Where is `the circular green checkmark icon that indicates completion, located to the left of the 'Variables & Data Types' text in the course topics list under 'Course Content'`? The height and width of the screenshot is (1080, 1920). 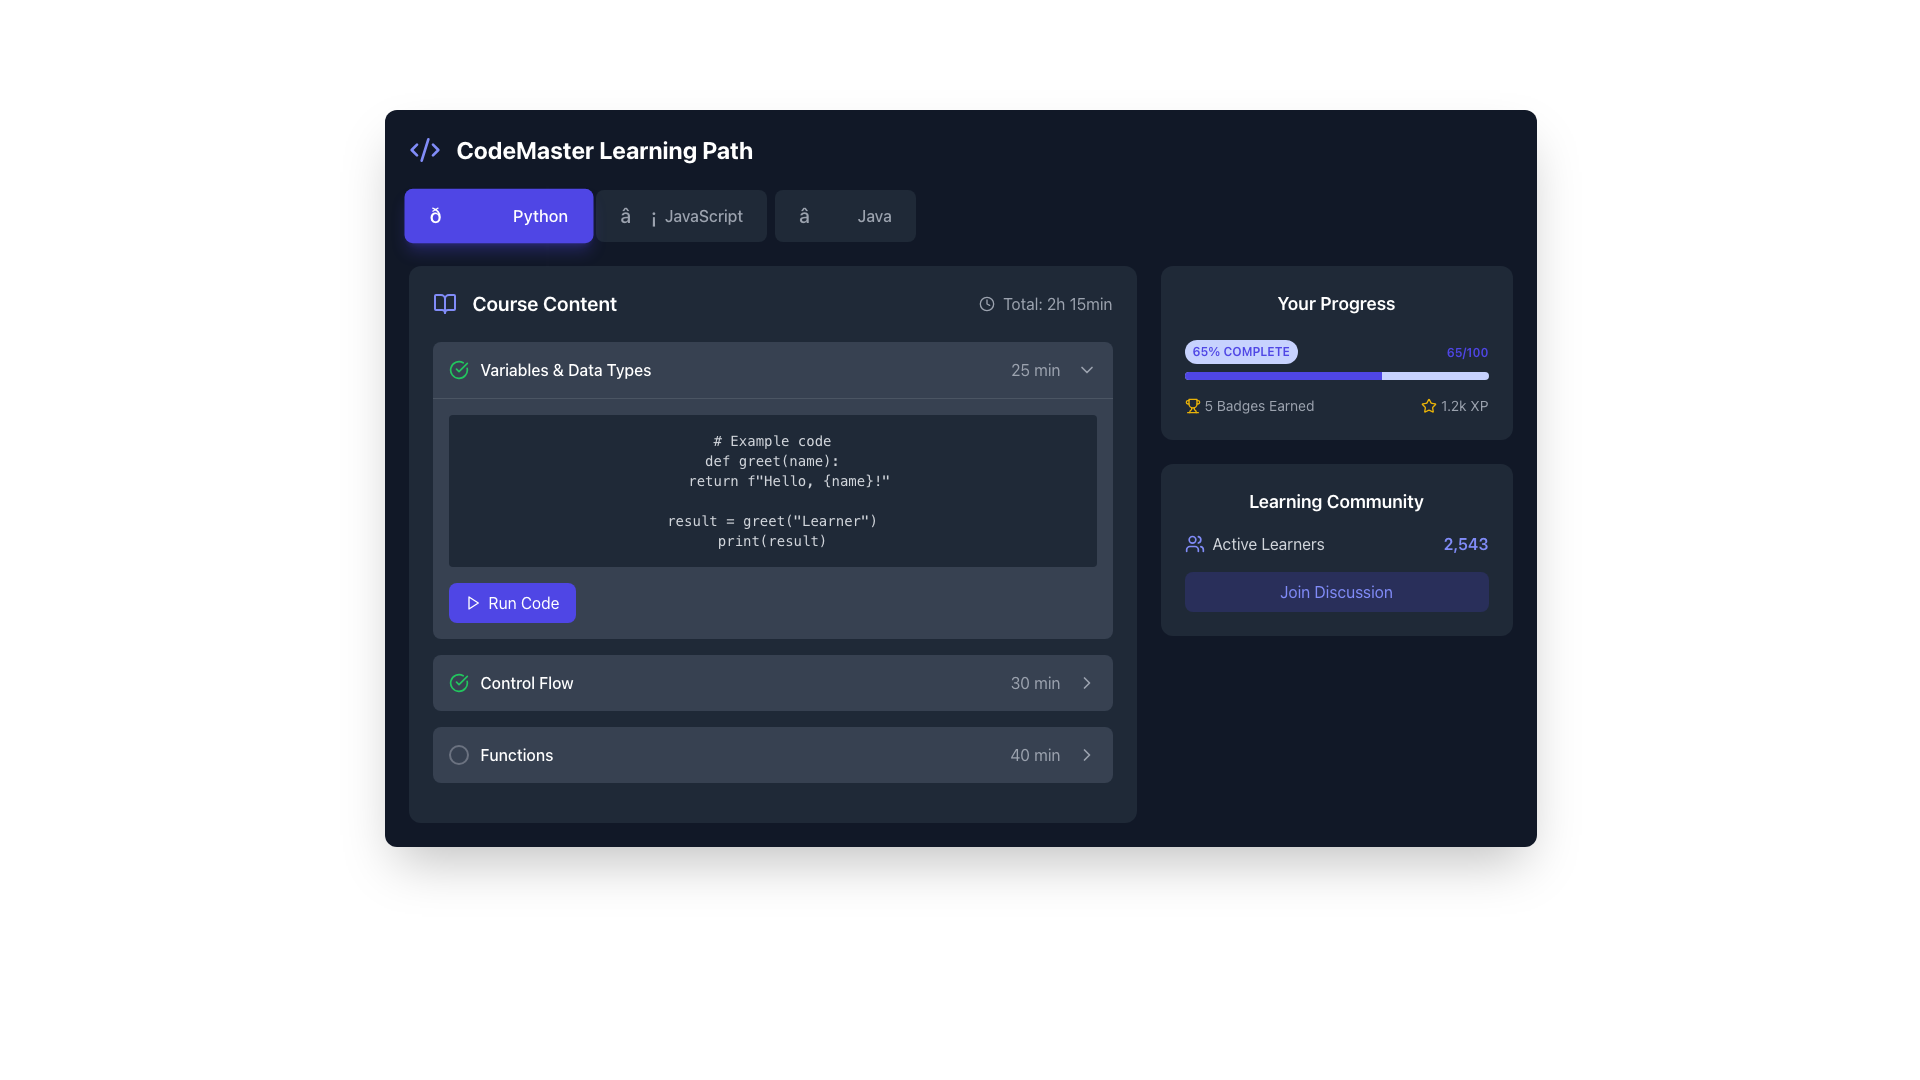 the circular green checkmark icon that indicates completion, located to the left of the 'Variables & Data Types' text in the course topics list under 'Course Content' is located at coordinates (457, 370).